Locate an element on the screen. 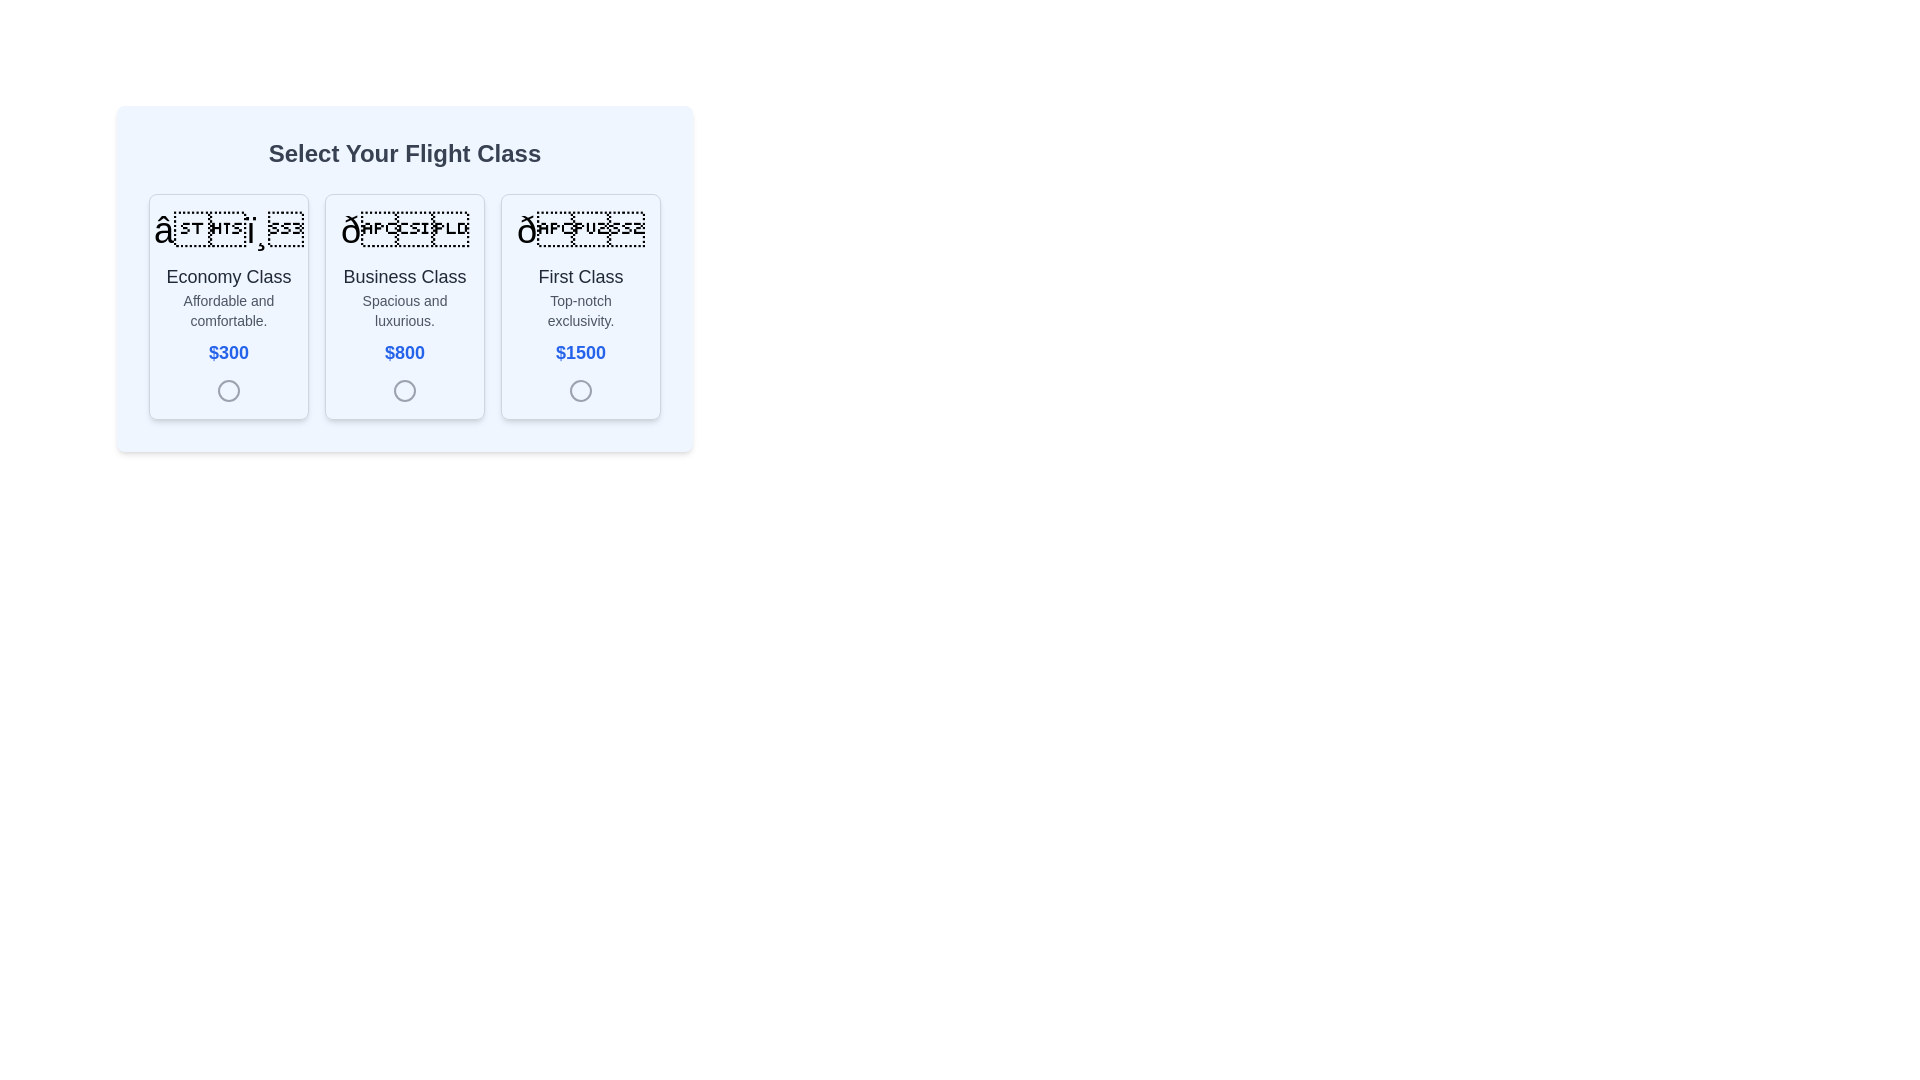 The height and width of the screenshot is (1080, 1920). the second selection panel for the business class flight is located at coordinates (403, 307).